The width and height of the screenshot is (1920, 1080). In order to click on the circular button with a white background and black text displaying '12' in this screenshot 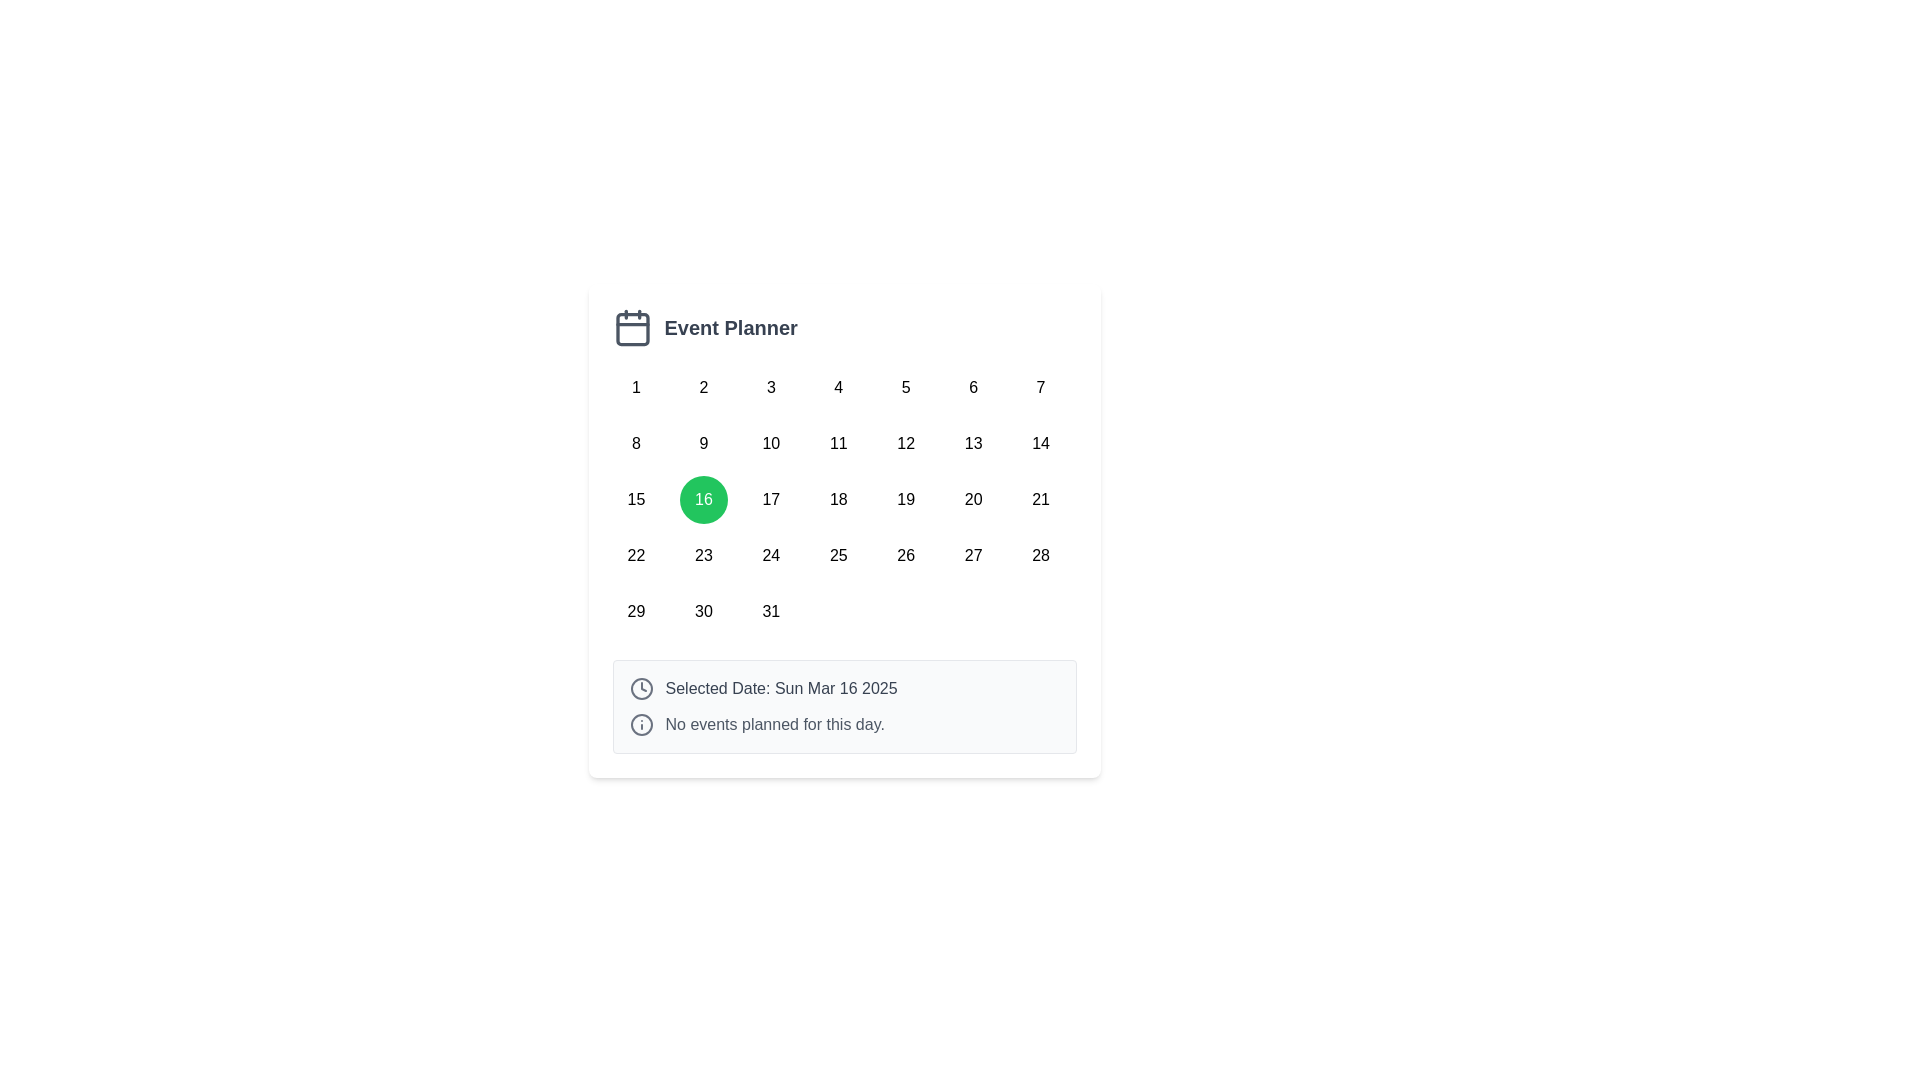, I will do `click(905, 442)`.